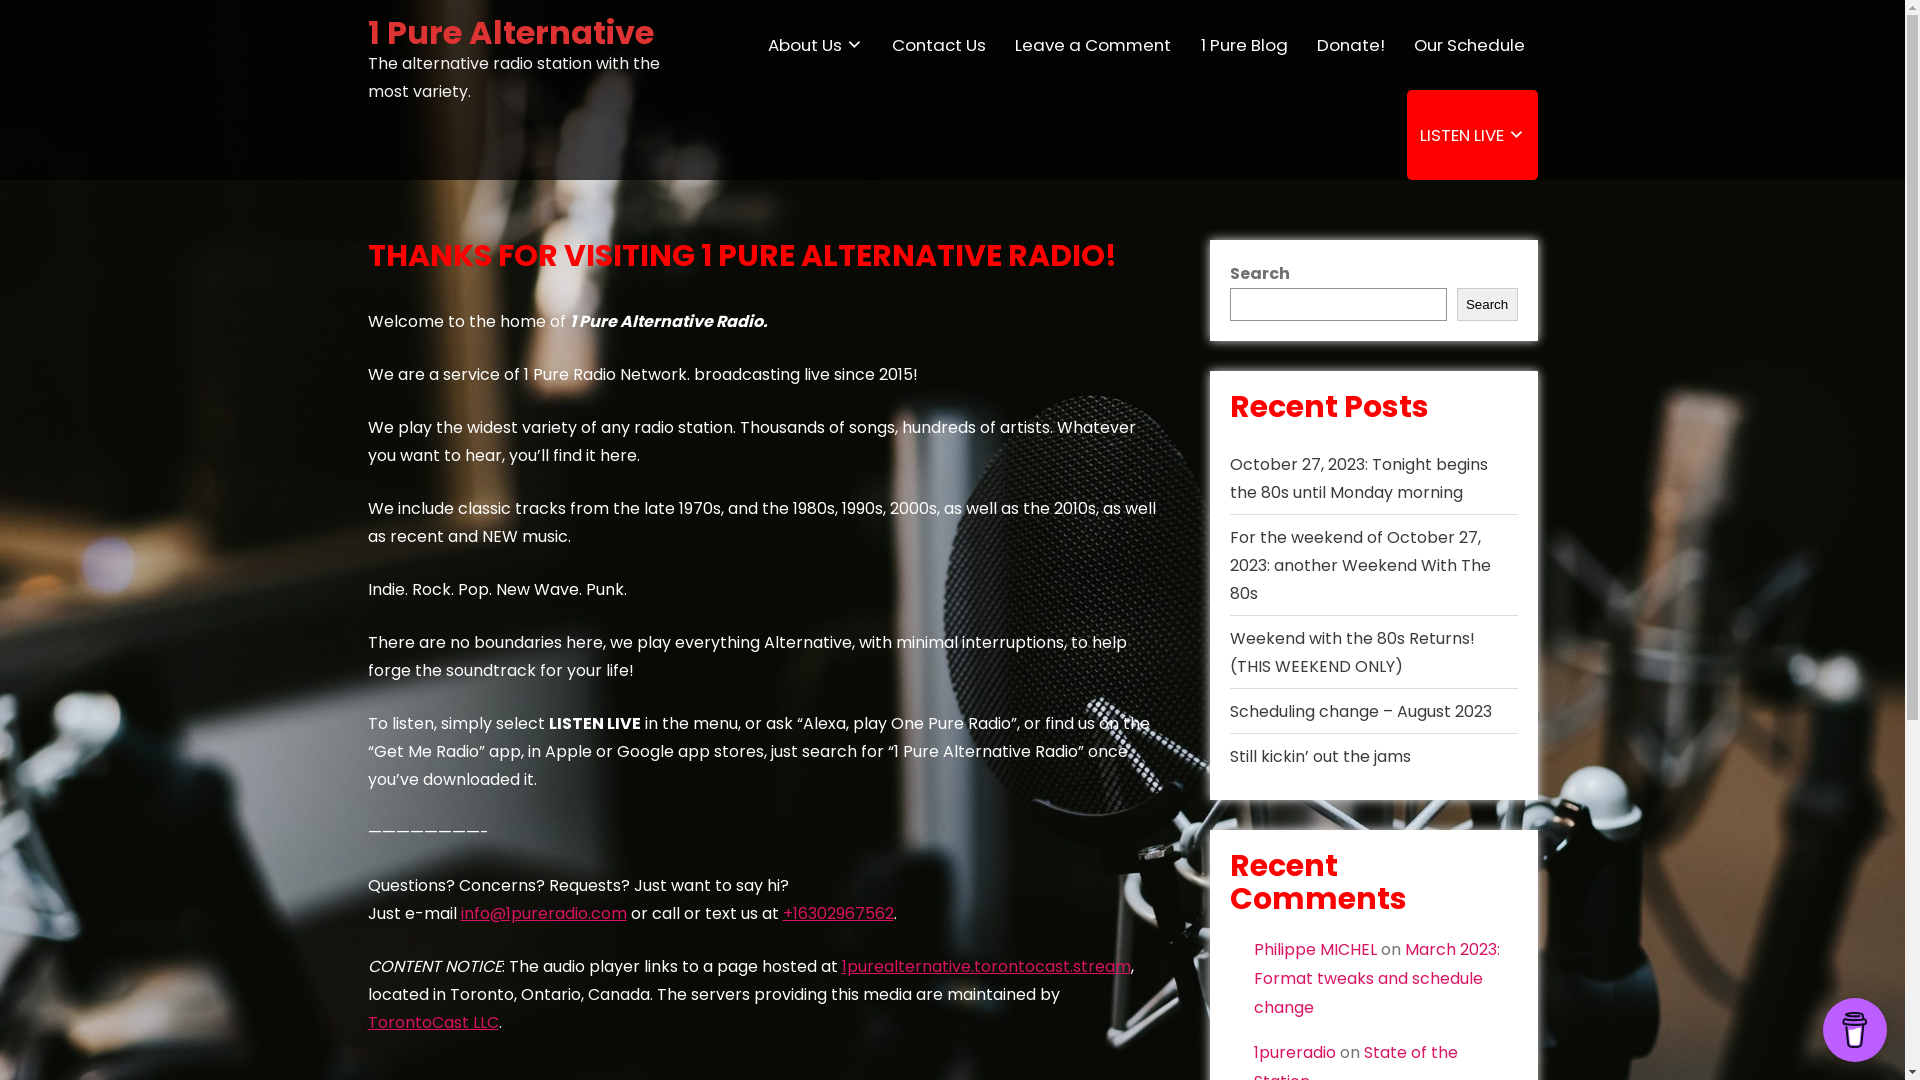  I want to click on '1pureradio', so click(1295, 1051).